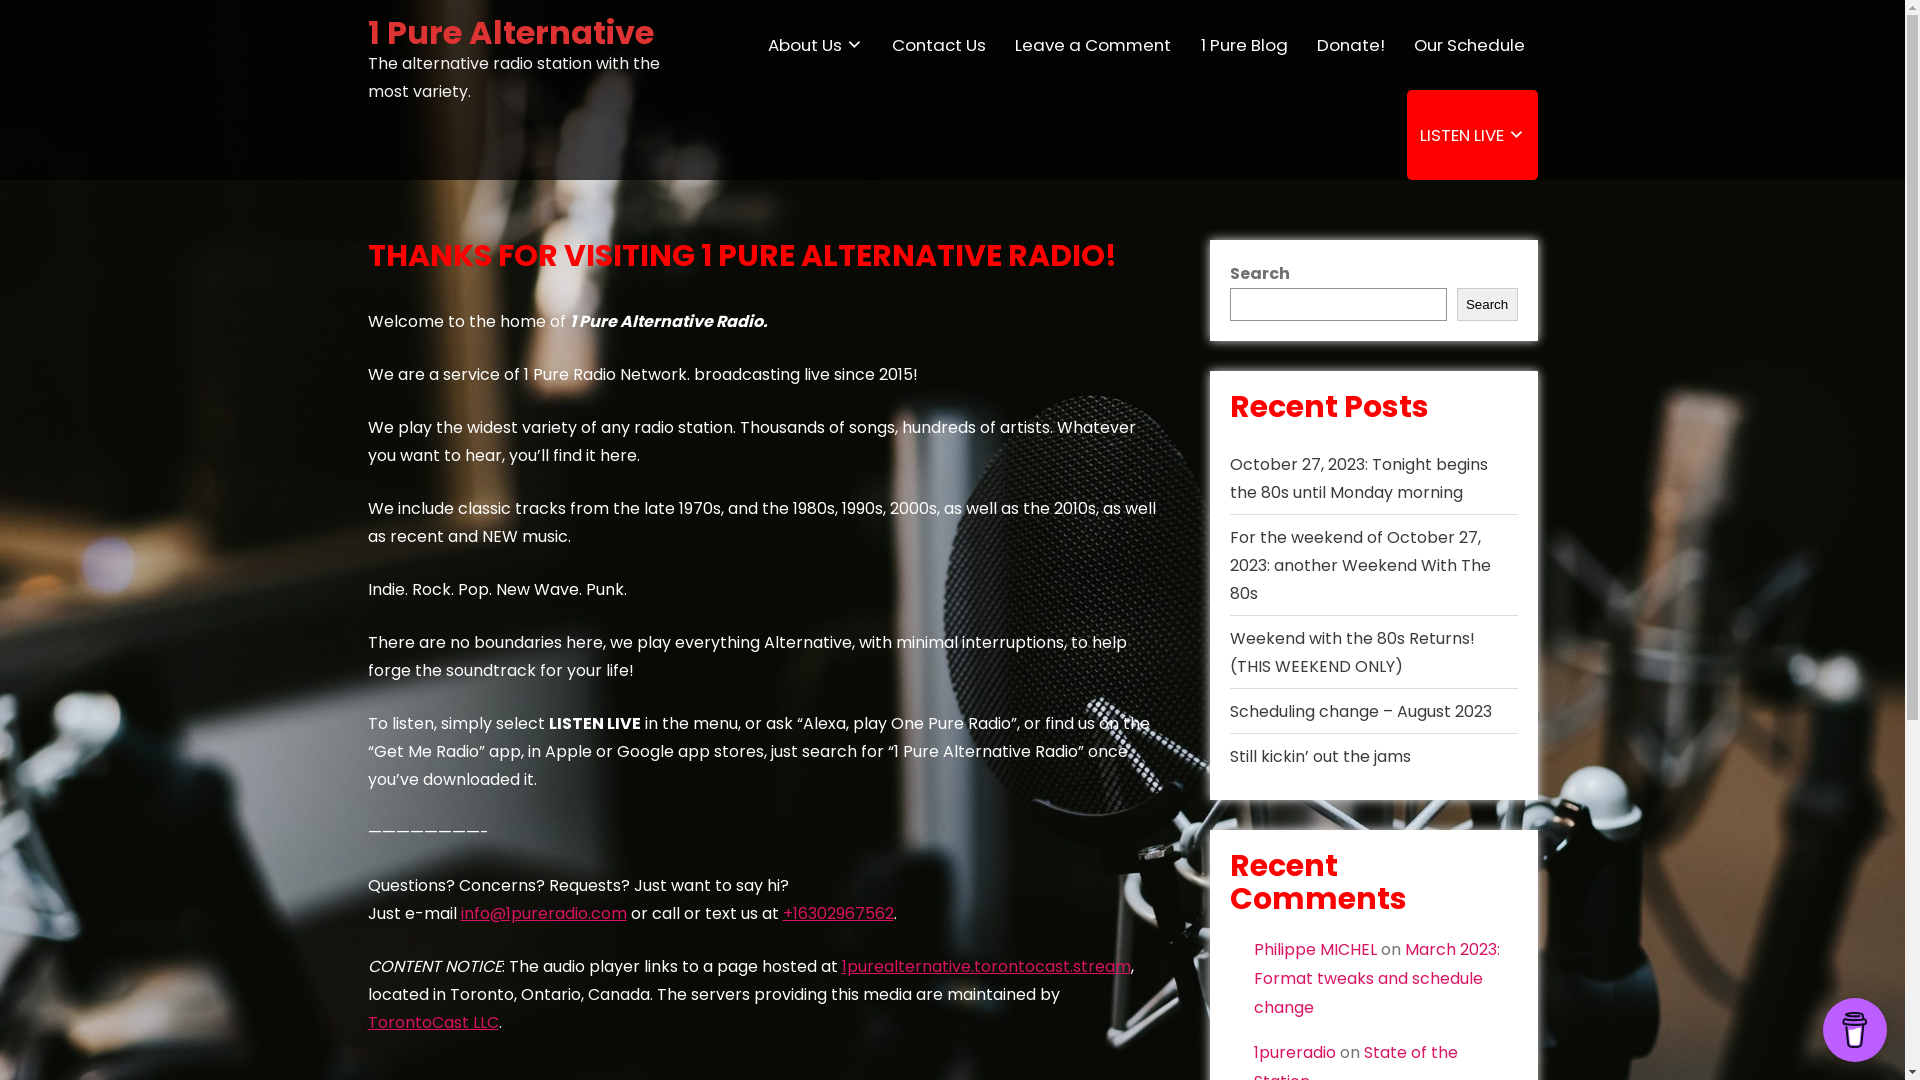  I want to click on '1pureradio', so click(1295, 1051).